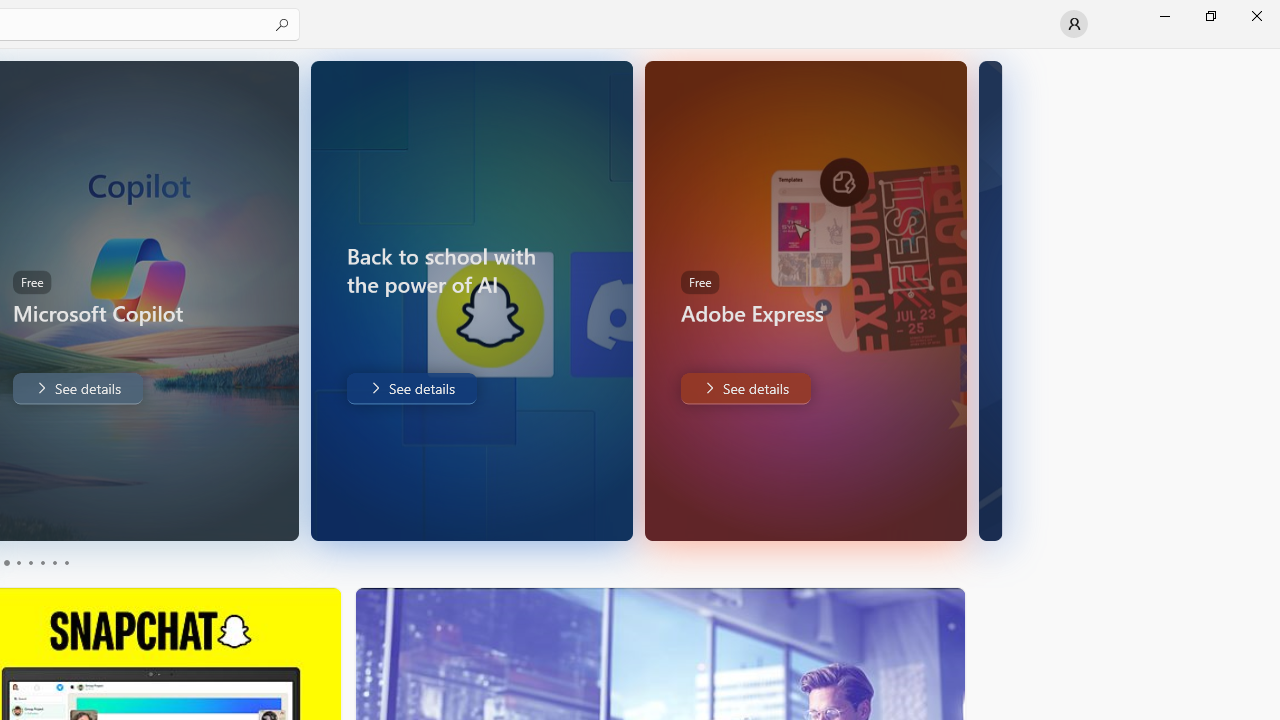 The height and width of the screenshot is (720, 1280). I want to click on 'Restore Microsoft Store', so click(1209, 15).